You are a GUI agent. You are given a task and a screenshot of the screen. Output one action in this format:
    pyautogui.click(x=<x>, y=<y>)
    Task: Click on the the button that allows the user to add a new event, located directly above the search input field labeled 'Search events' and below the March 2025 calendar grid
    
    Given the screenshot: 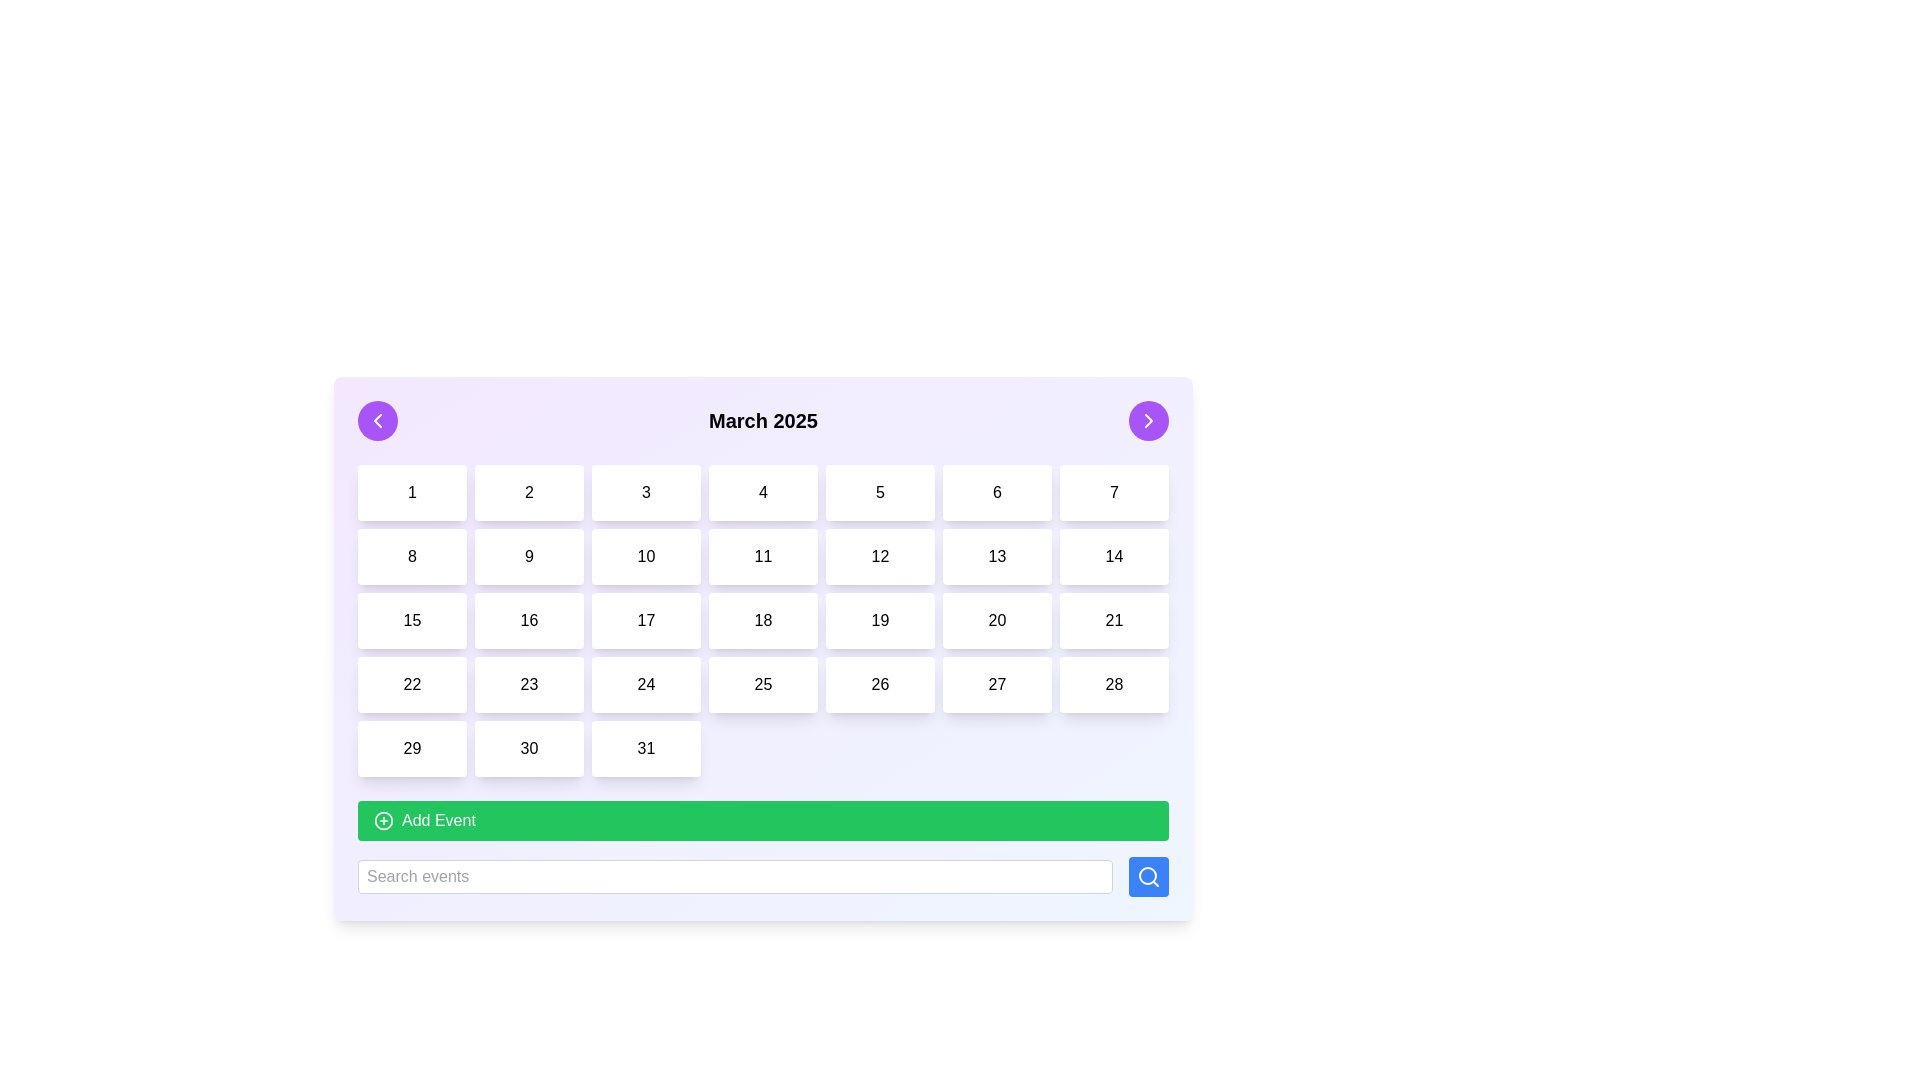 What is the action you would take?
    pyautogui.click(x=762, y=848)
    